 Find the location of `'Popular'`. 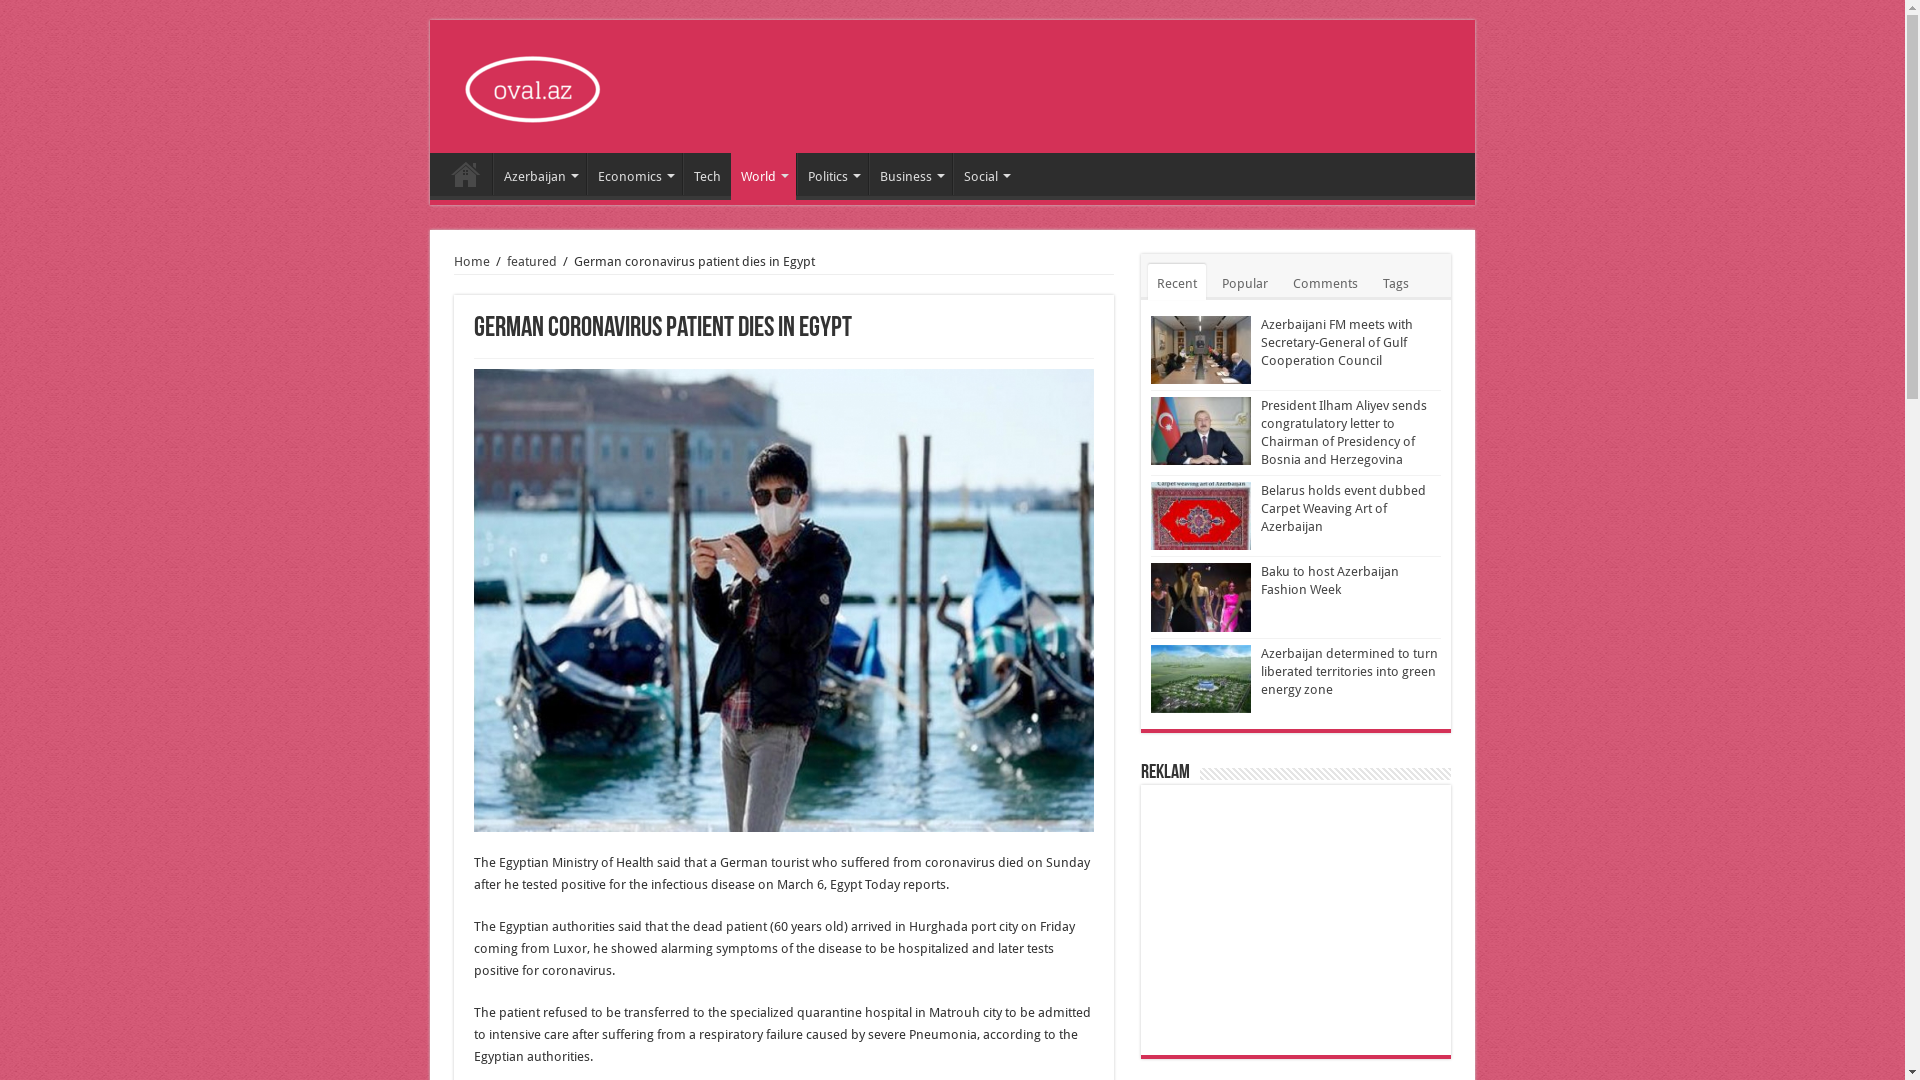

'Popular' is located at coordinates (1243, 281).